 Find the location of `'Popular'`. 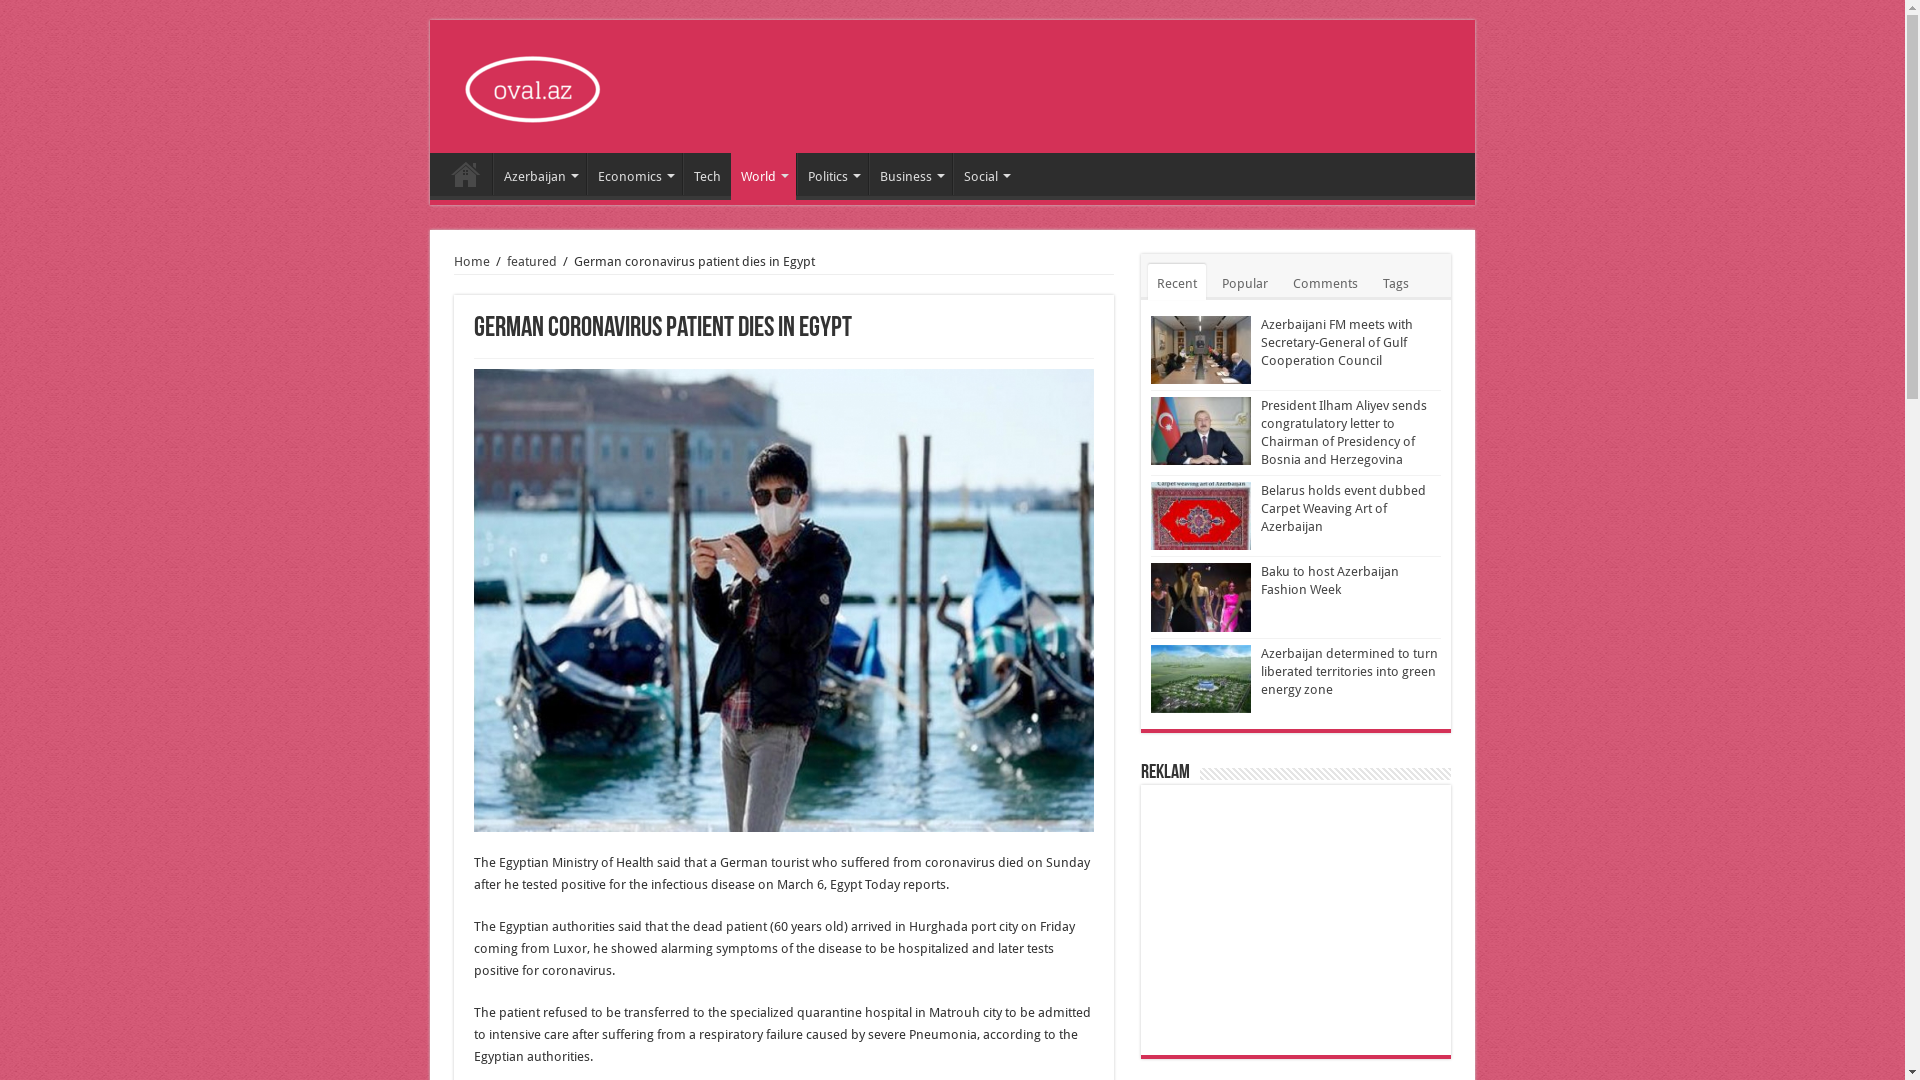

'Popular' is located at coordinates (1243, 281).